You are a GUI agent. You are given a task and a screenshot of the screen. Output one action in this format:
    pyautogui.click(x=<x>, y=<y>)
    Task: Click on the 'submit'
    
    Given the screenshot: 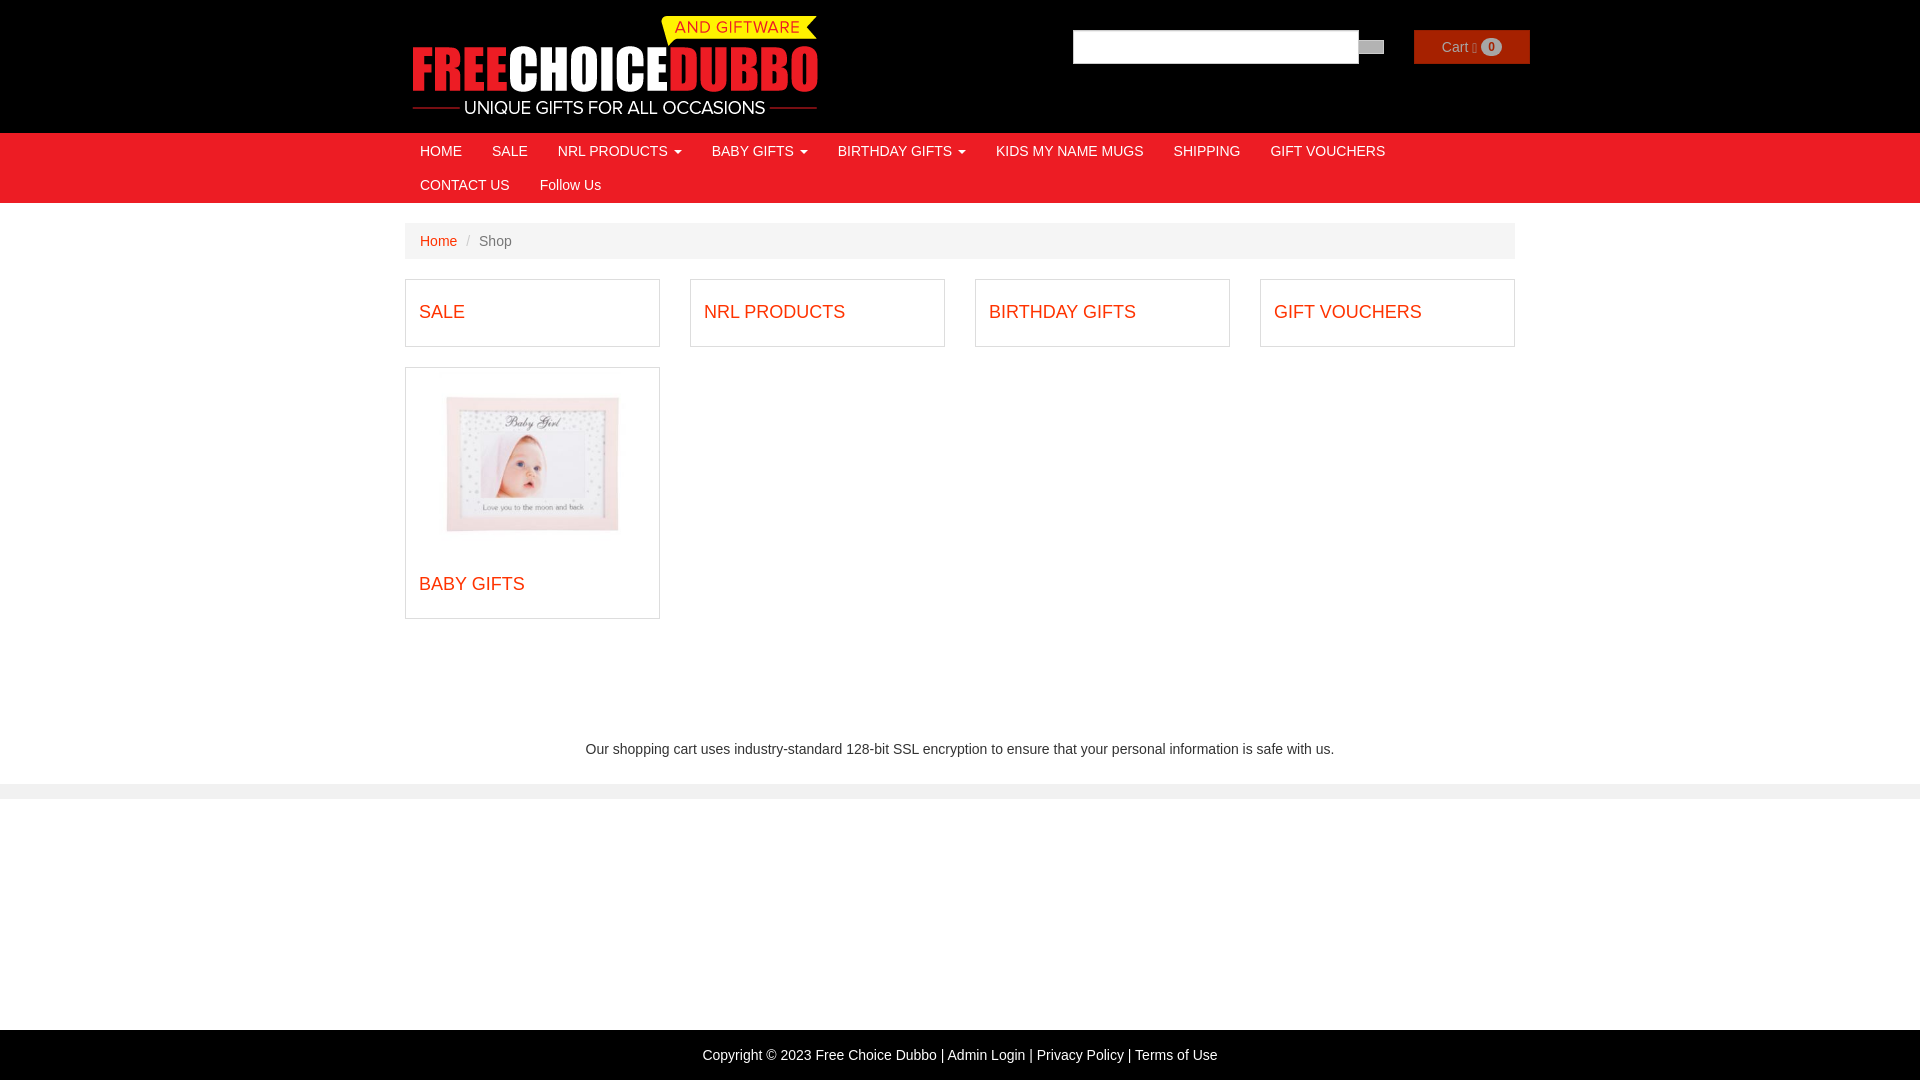 What is the action you would take?
    pyautogui.click(x=1370, y=45)
    